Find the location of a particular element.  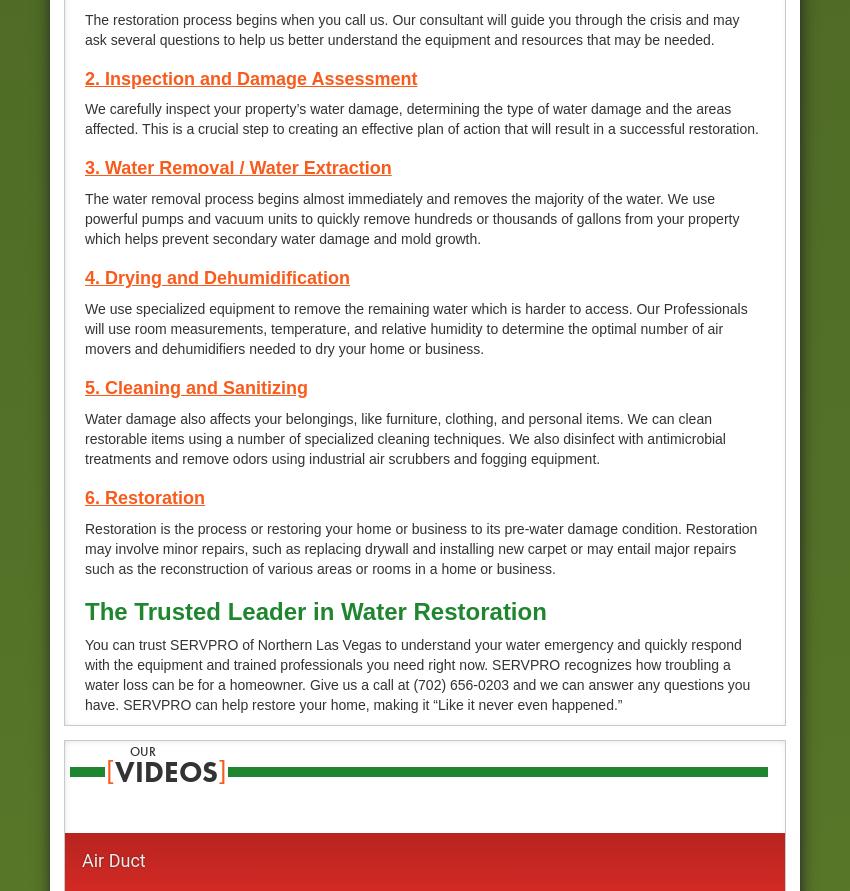

'Restoration is the process or restoring your home or business to its pre-water damage condition. Restoration may involve minor repairs, such as replacing drywall and installing new carpet or may entail major repairs such as the reconstruction of various areas or rooms in a home or business.' is located at coordinates (421, 547).